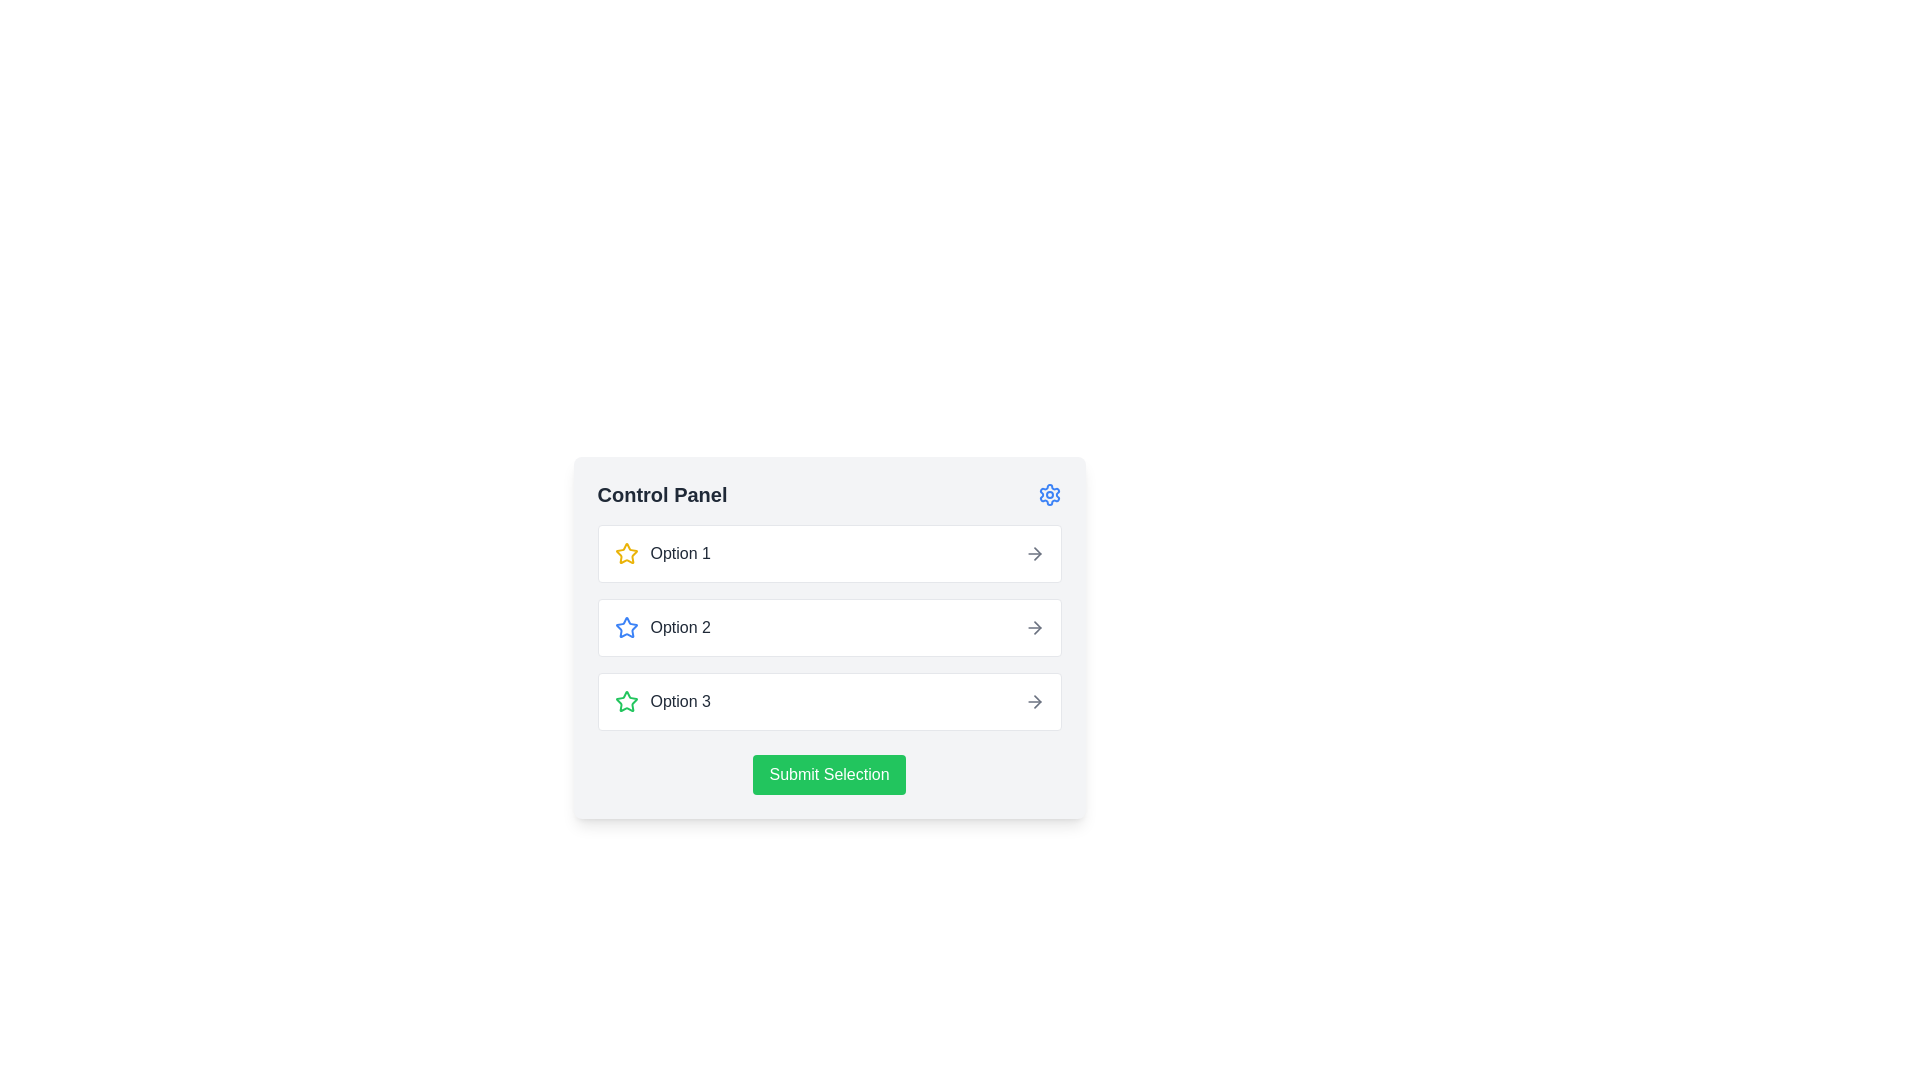 The width and height of the screenshot is (1920, 1080). Describe the element at coordinates (1037, 701) in the screenshot. I see `the arrow icon located at the rightmost position of the third row (Option 3 row)` at that location.